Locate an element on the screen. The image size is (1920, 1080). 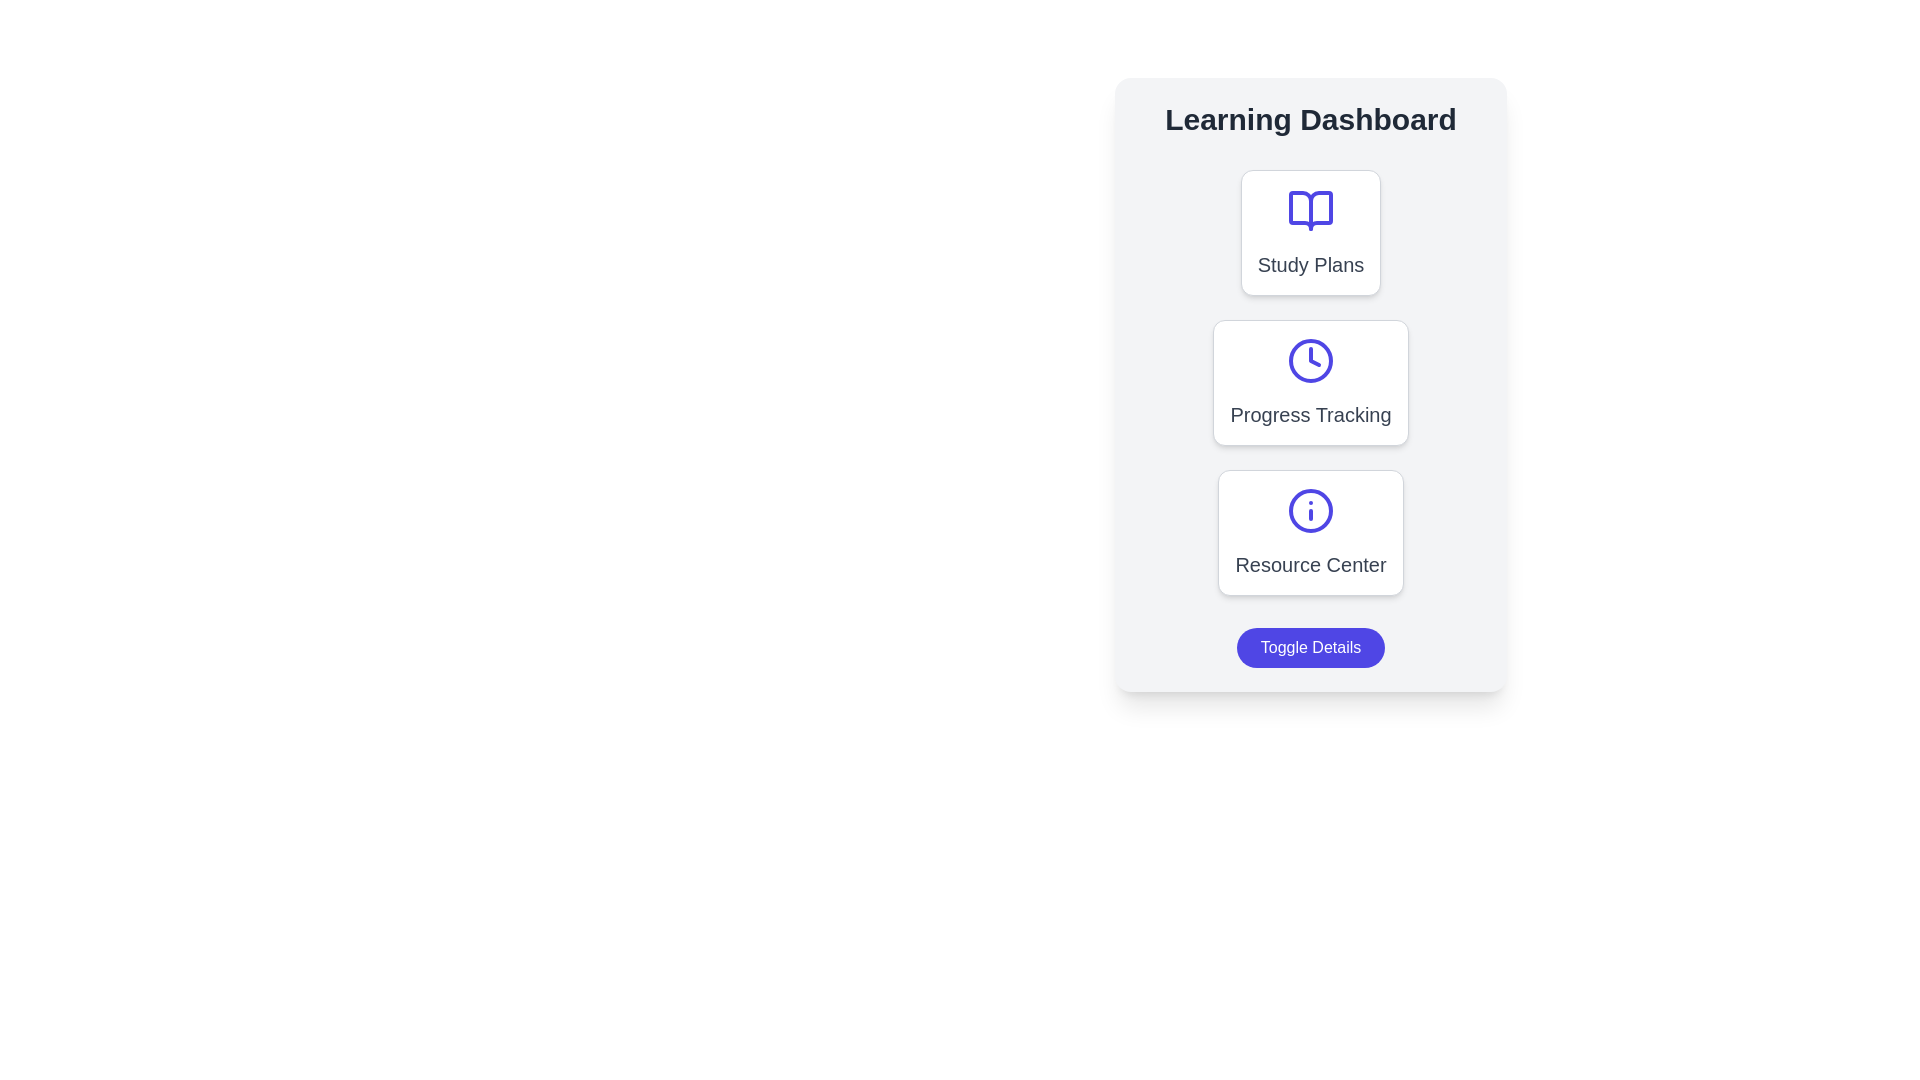
the clickable card that serves as an access point to the 'Resource Center' section, located at the bottom of a group of three vertically stacked cards is located at coordinates (1310, 531).